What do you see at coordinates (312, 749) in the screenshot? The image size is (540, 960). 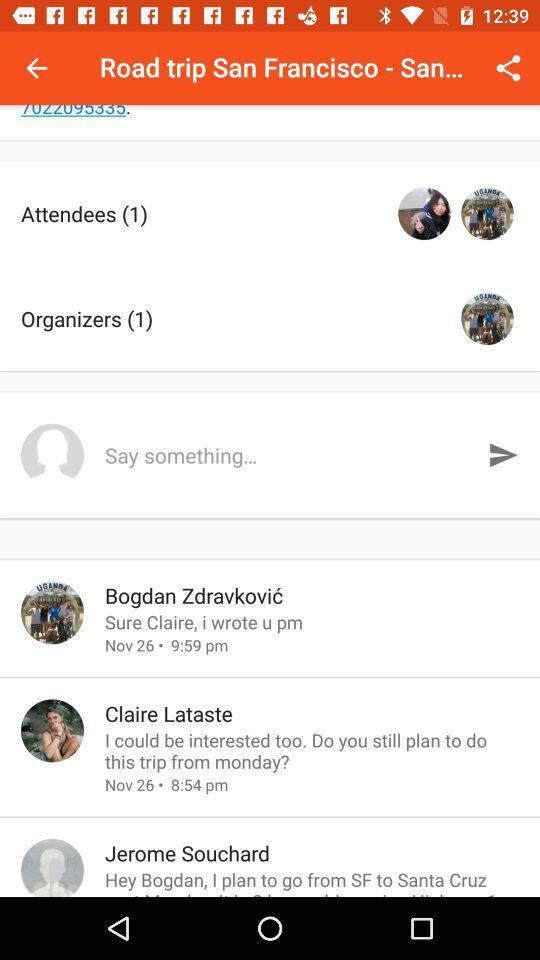 I see `the i could be icon` at bounding box center [312, 749].